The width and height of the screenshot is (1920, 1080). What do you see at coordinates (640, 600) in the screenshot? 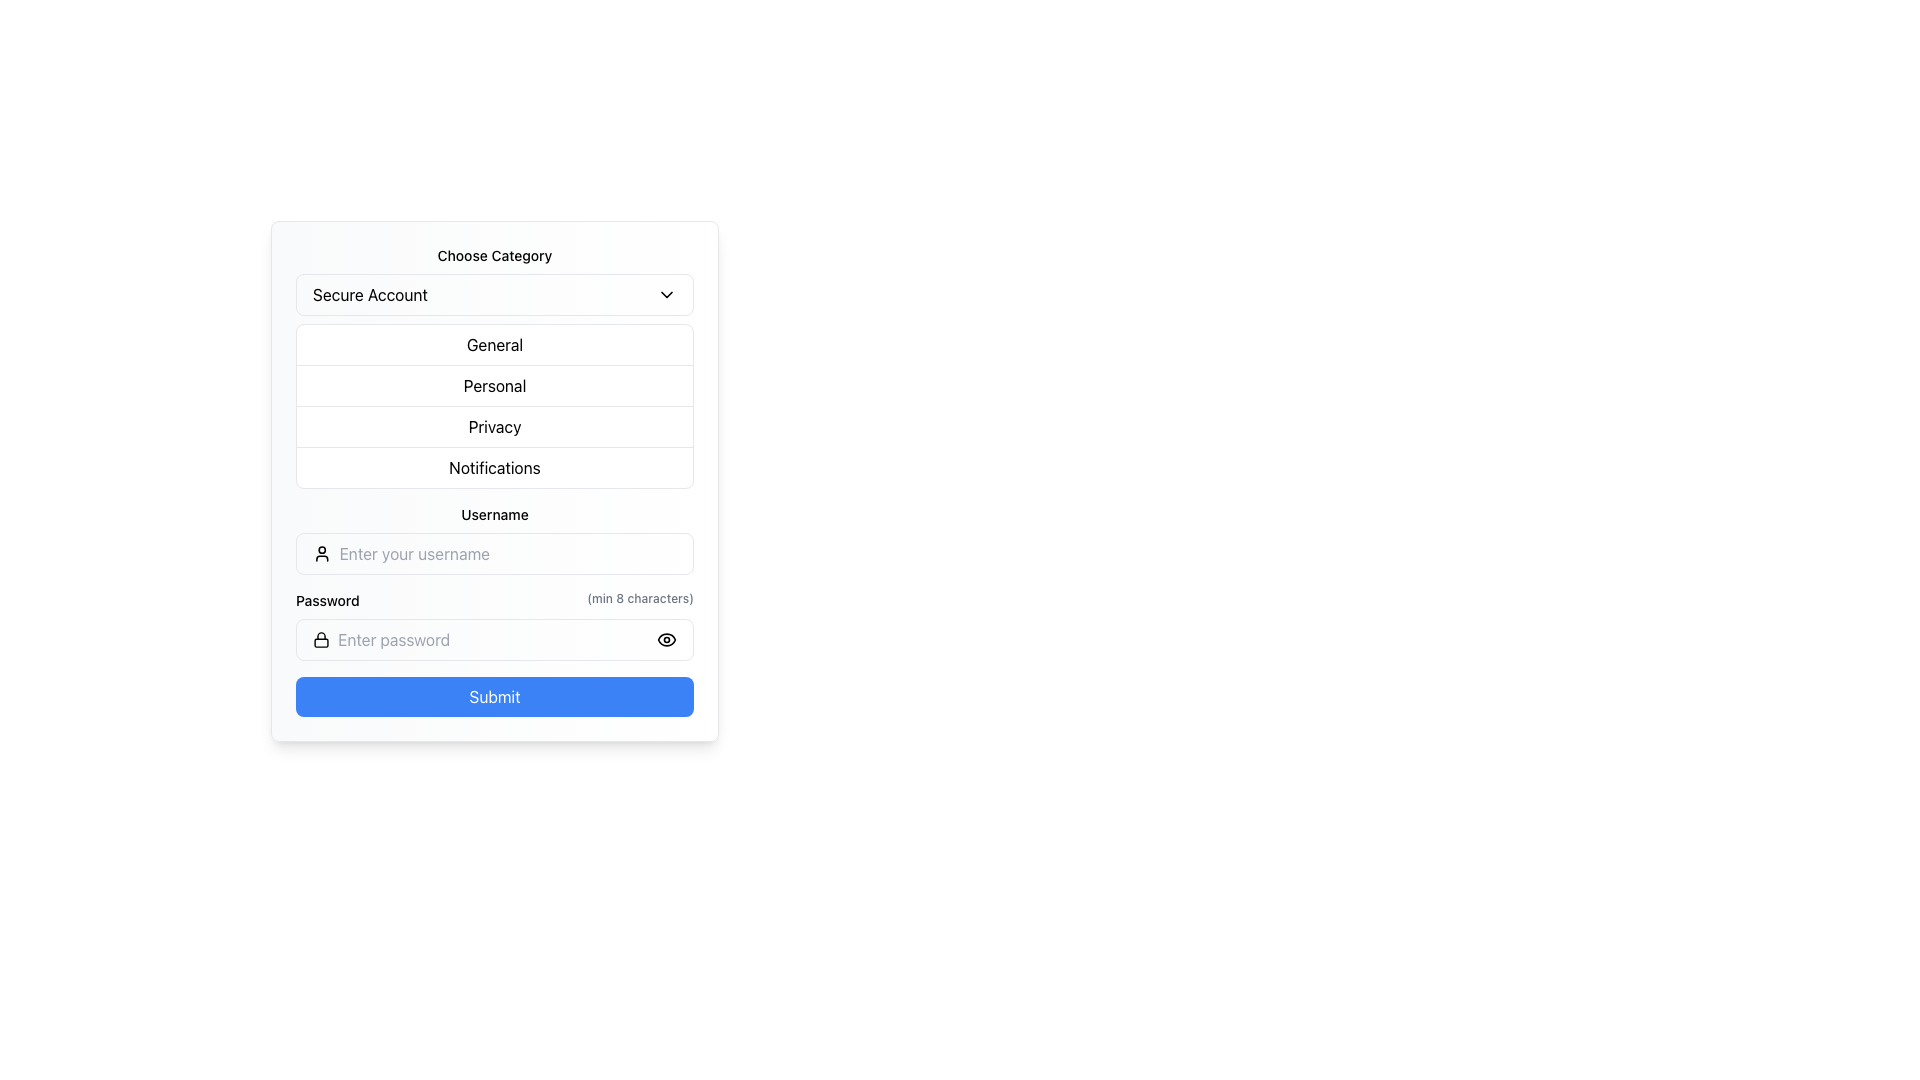
I see `text label displaying '(min 8 characters)' in light gray color, located in the 'Password' section to the right of the main 'Password' label` at bounding box center [640, 600].